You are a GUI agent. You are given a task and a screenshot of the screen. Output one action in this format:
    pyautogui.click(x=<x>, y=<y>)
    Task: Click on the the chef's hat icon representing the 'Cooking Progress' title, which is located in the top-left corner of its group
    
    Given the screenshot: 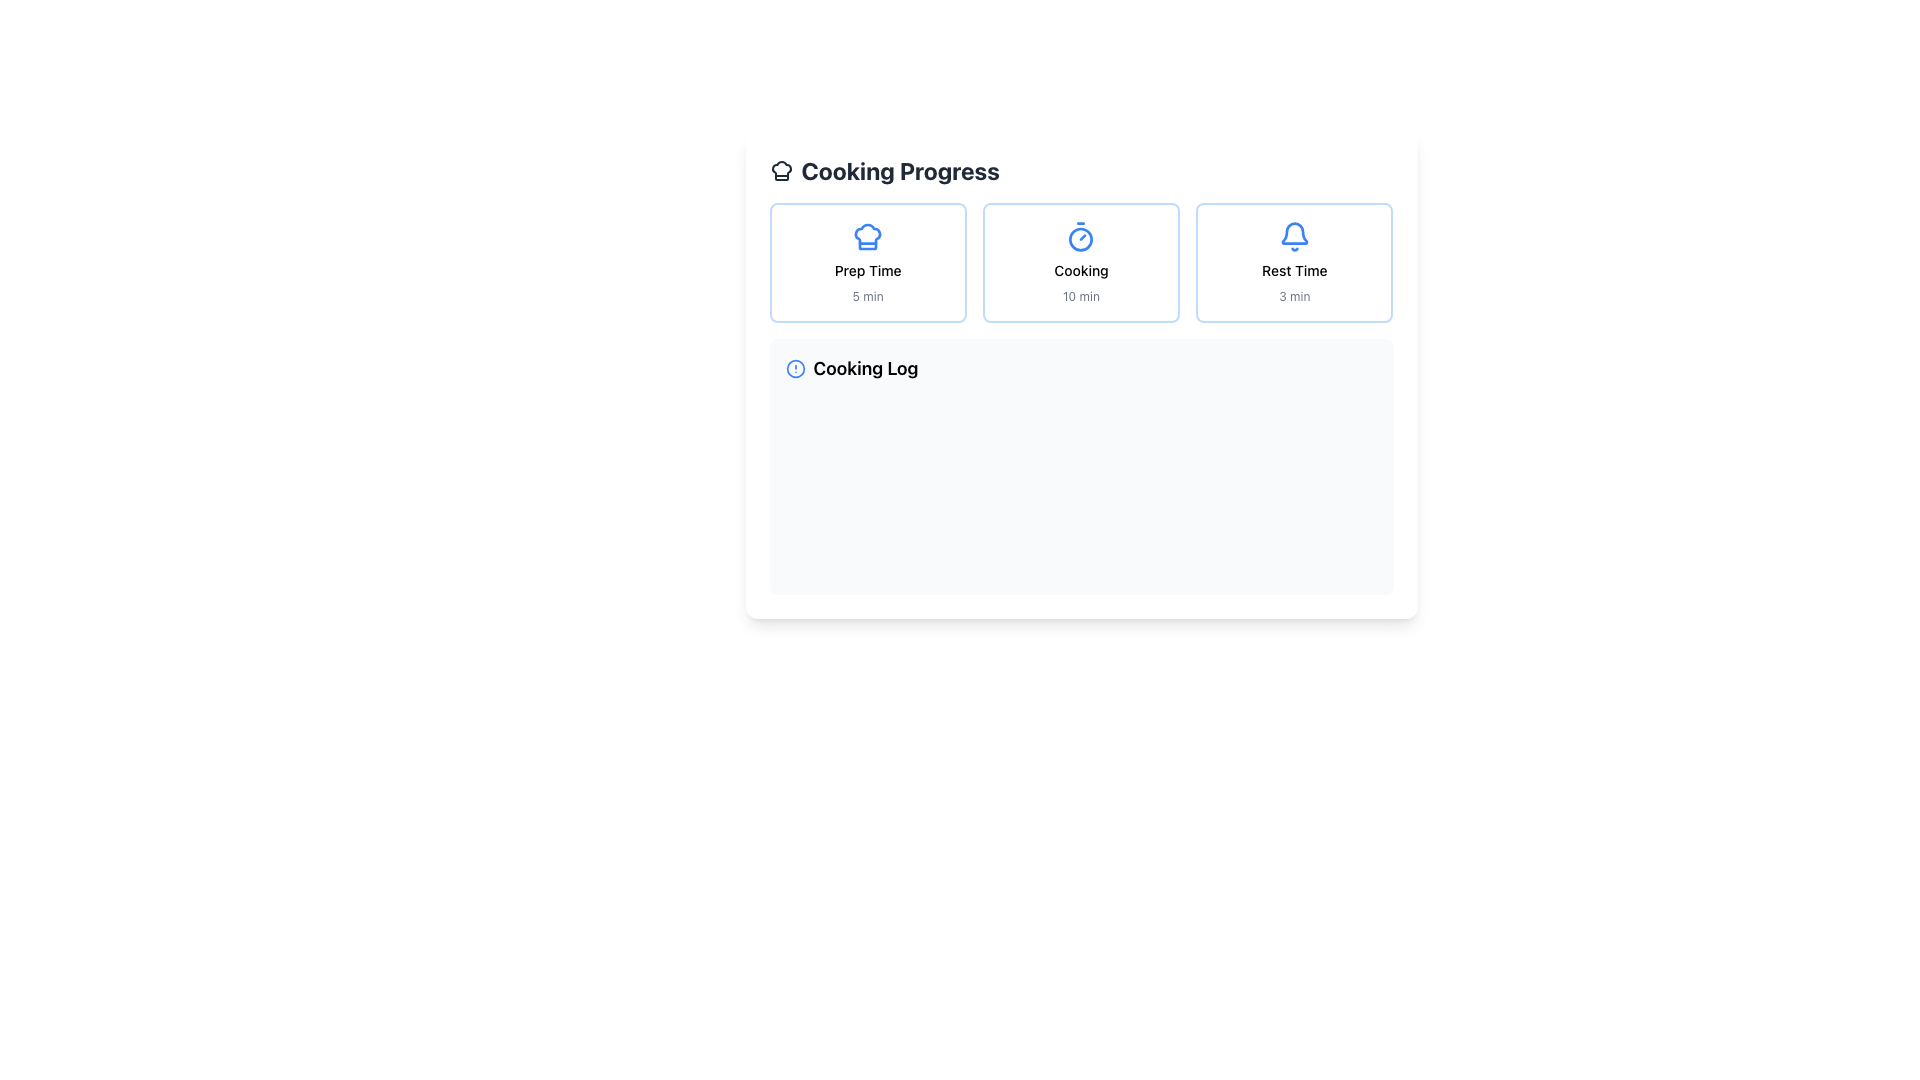 What is the action you would take?
    pyautogui.click(x=780, y=169)
    